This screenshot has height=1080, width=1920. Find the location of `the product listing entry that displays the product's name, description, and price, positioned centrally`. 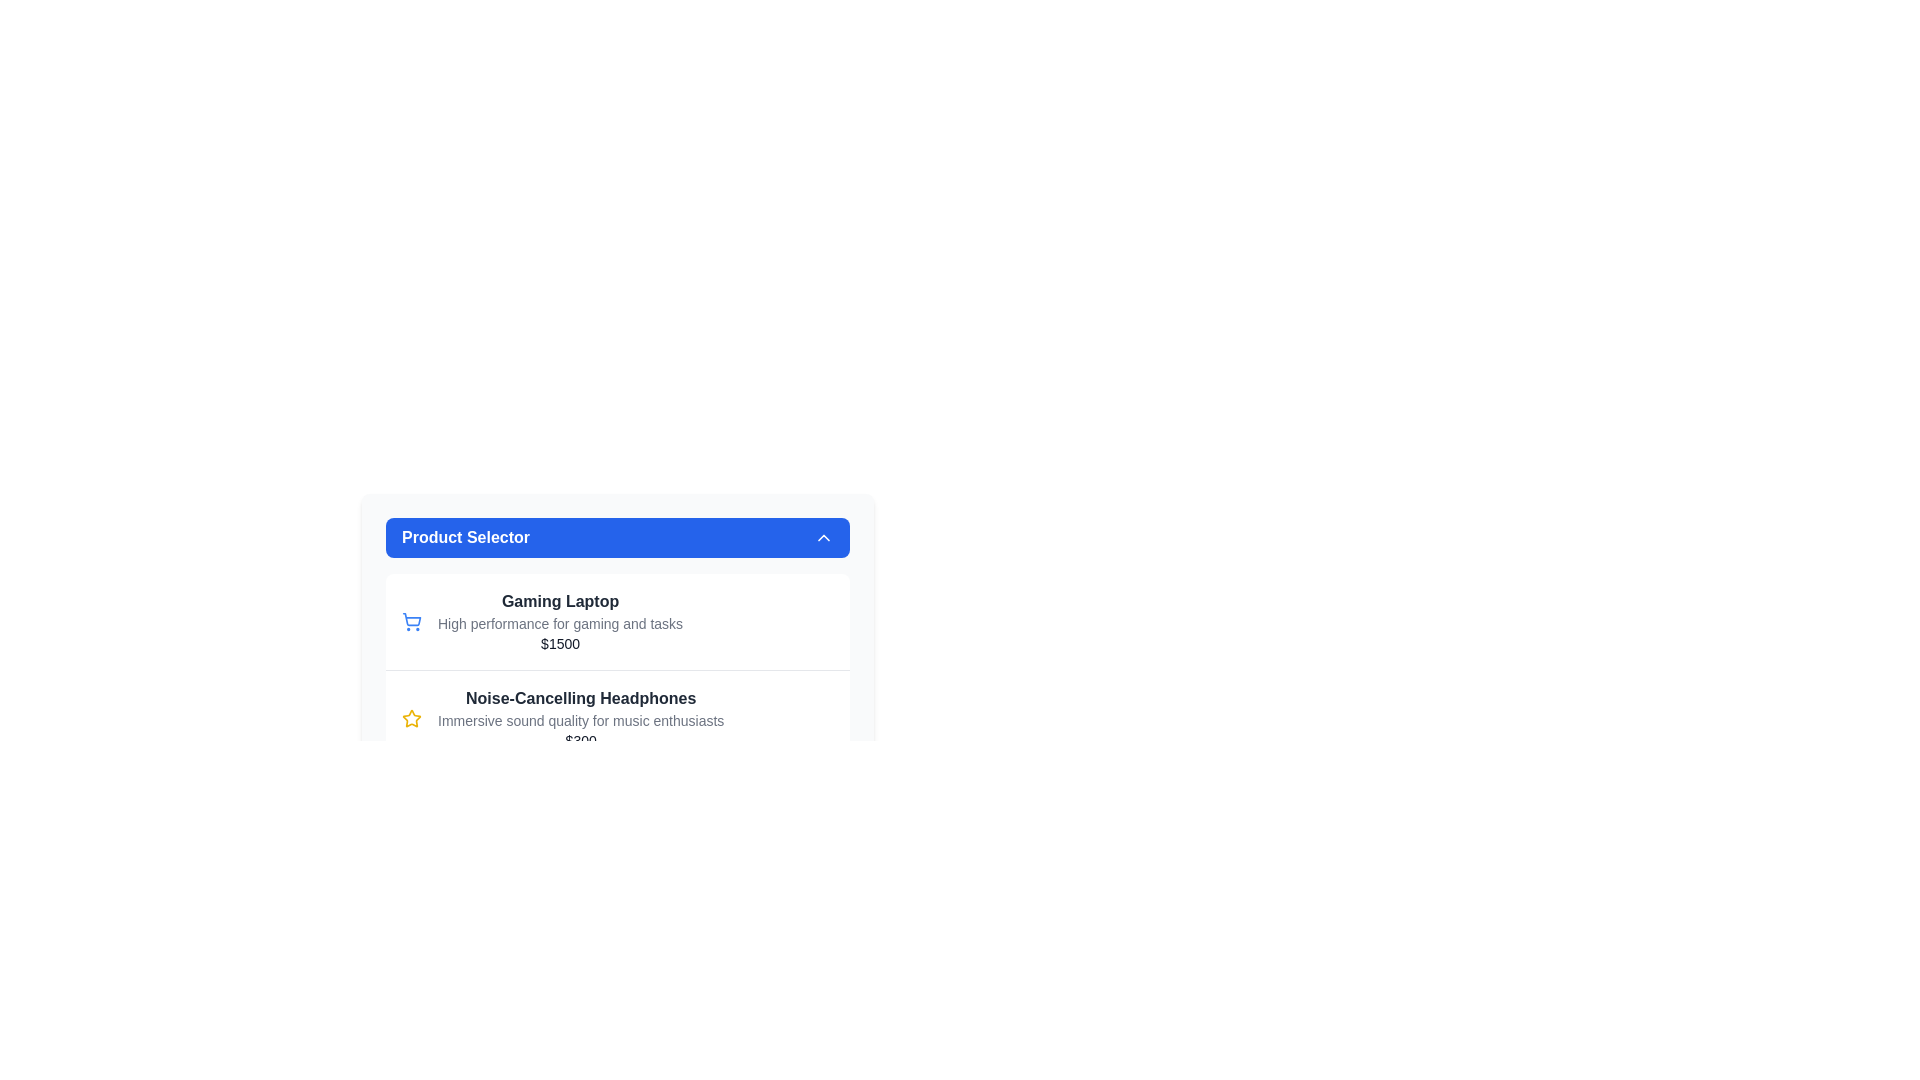

the product listing entry that displays the product's name, description, and price, positioned centrally is located at coordinates (580, 717).